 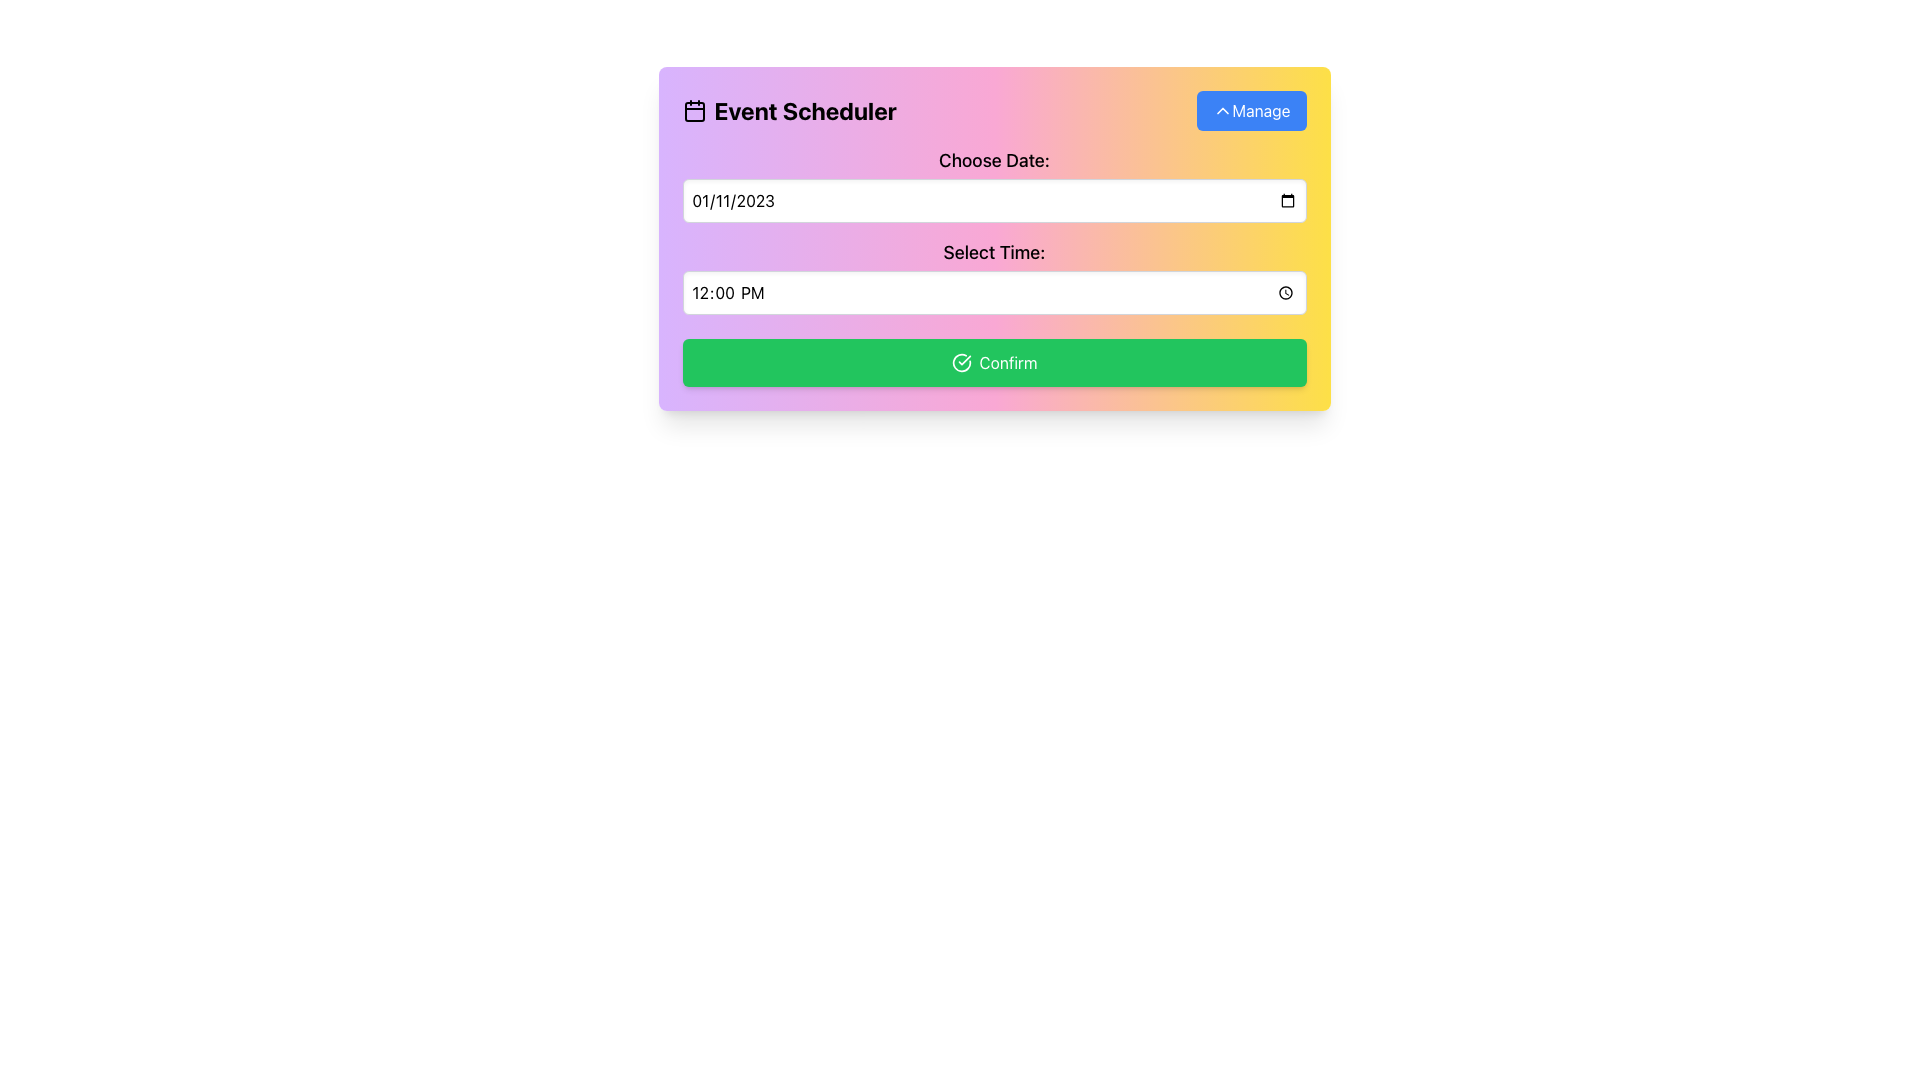 What do you see at coordinates (1221, 111) in the screenshot?
I see `the icon located to the right of the text 'Manage' within the 'Manage' button` at bounding box center [1221, 111].